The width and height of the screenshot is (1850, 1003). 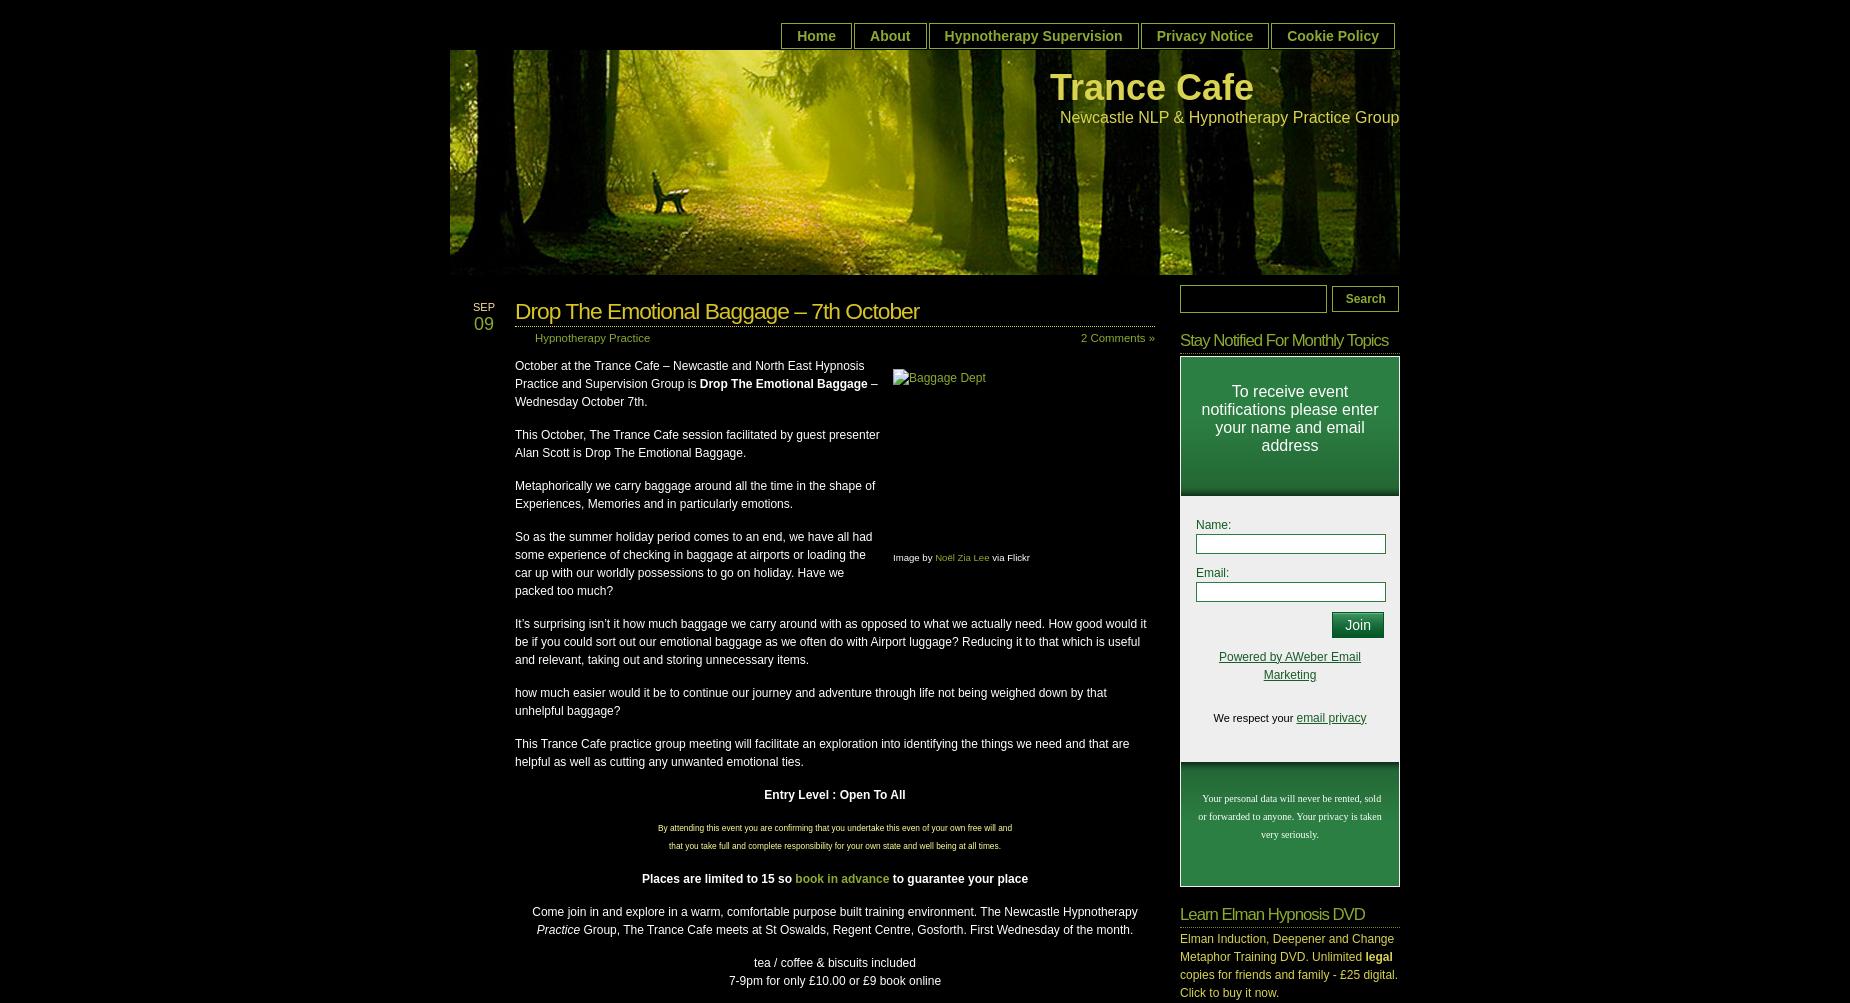 I want to click on 'Your personal data will never be rented, sold or forwarded to anyone. Your privacy is taken very seriously.', so click(x=1197, y=815).